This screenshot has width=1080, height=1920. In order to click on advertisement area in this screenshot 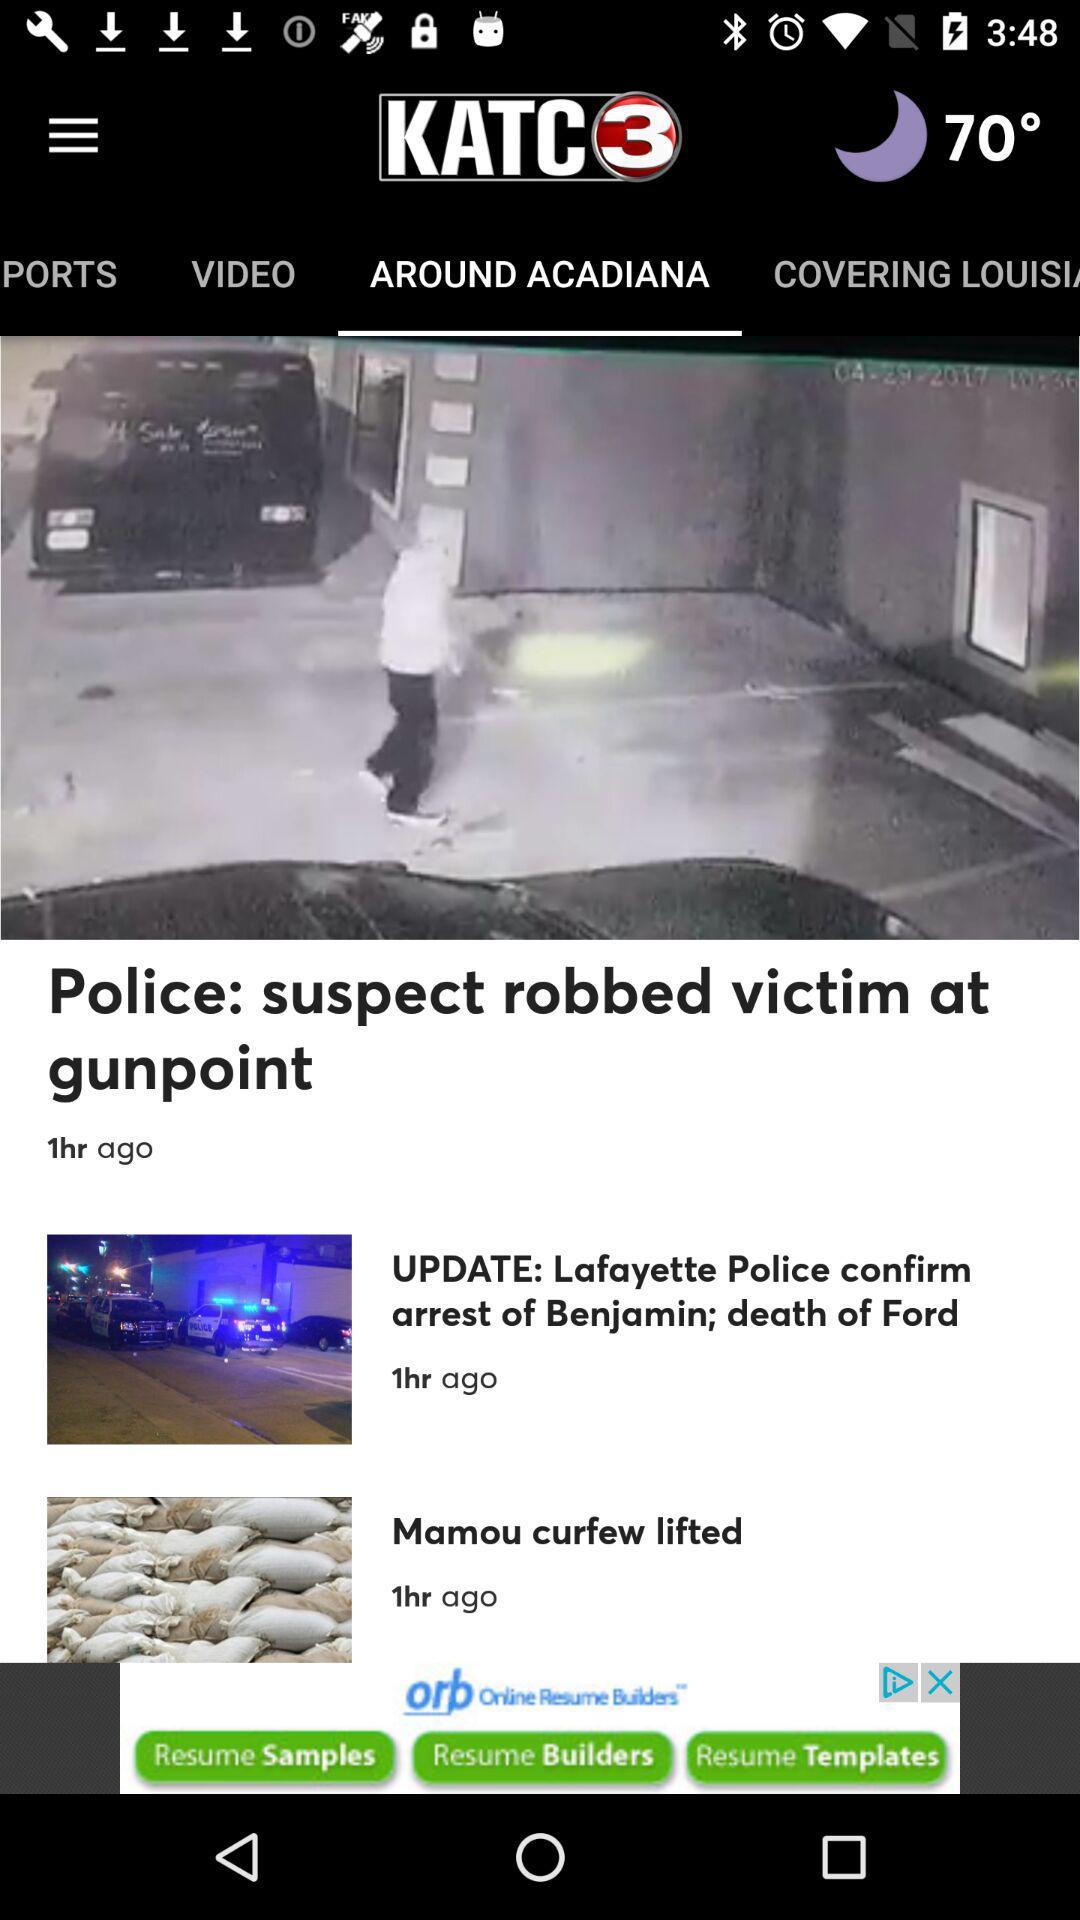, I will do `click(540, 1727)`.